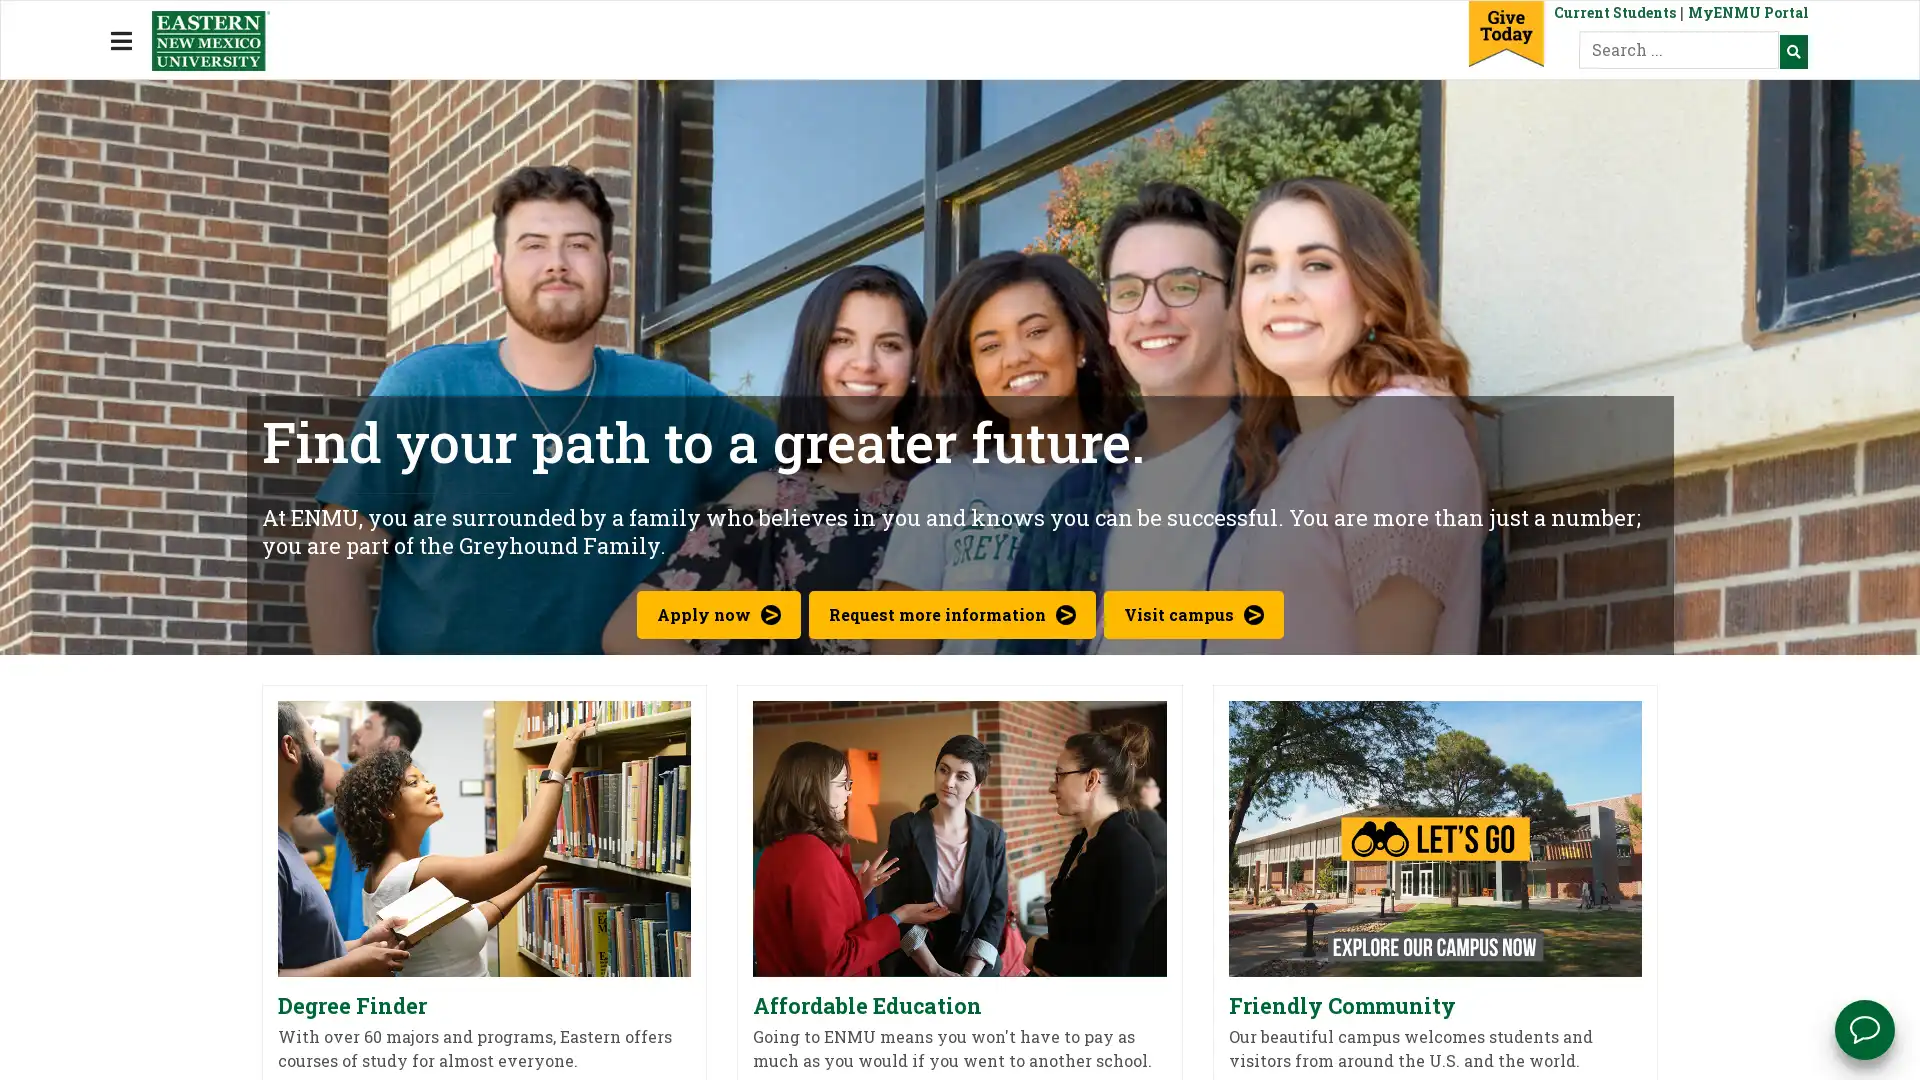 Image resolution: width=1920 pixels, height=1080 pixels. I want to click on Click here to launch the chat bot., so click(1864, 1029).